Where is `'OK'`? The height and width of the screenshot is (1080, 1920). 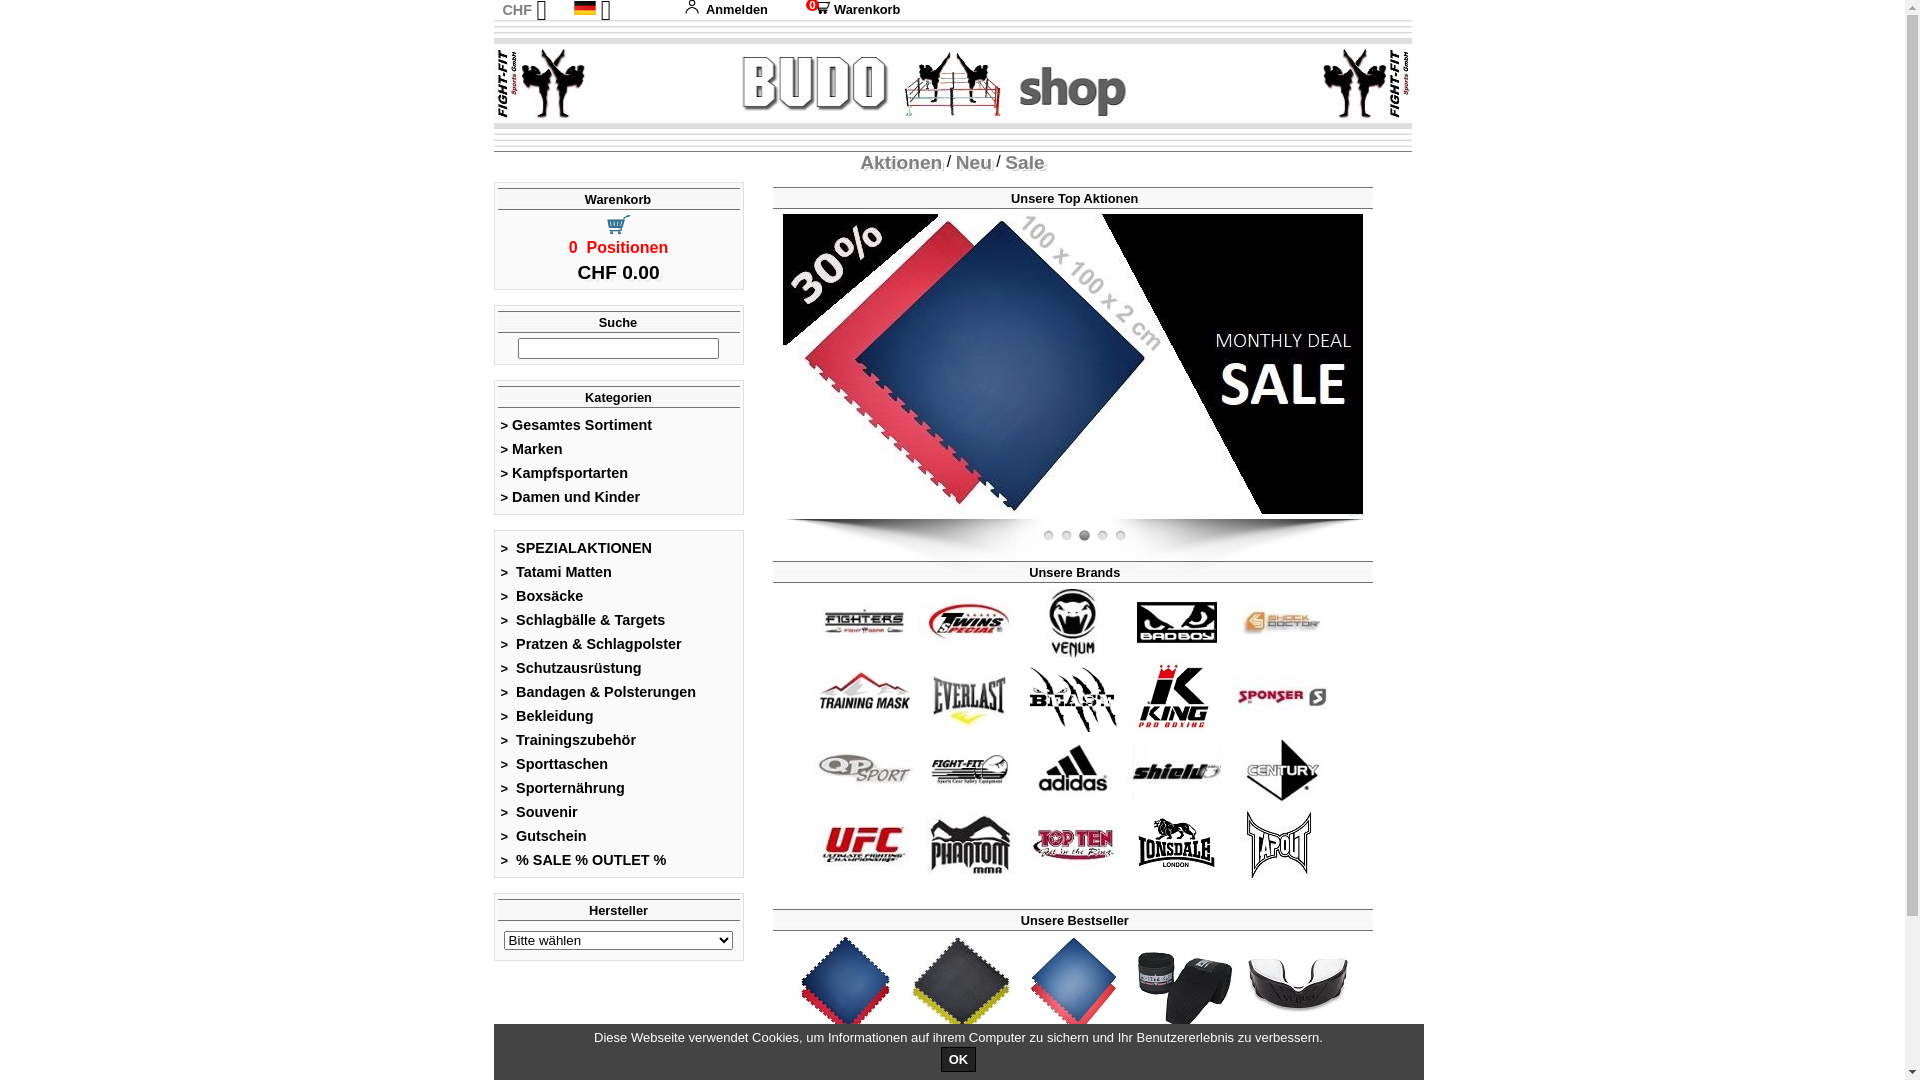 'OK' is located at coordinates (958, 1058).